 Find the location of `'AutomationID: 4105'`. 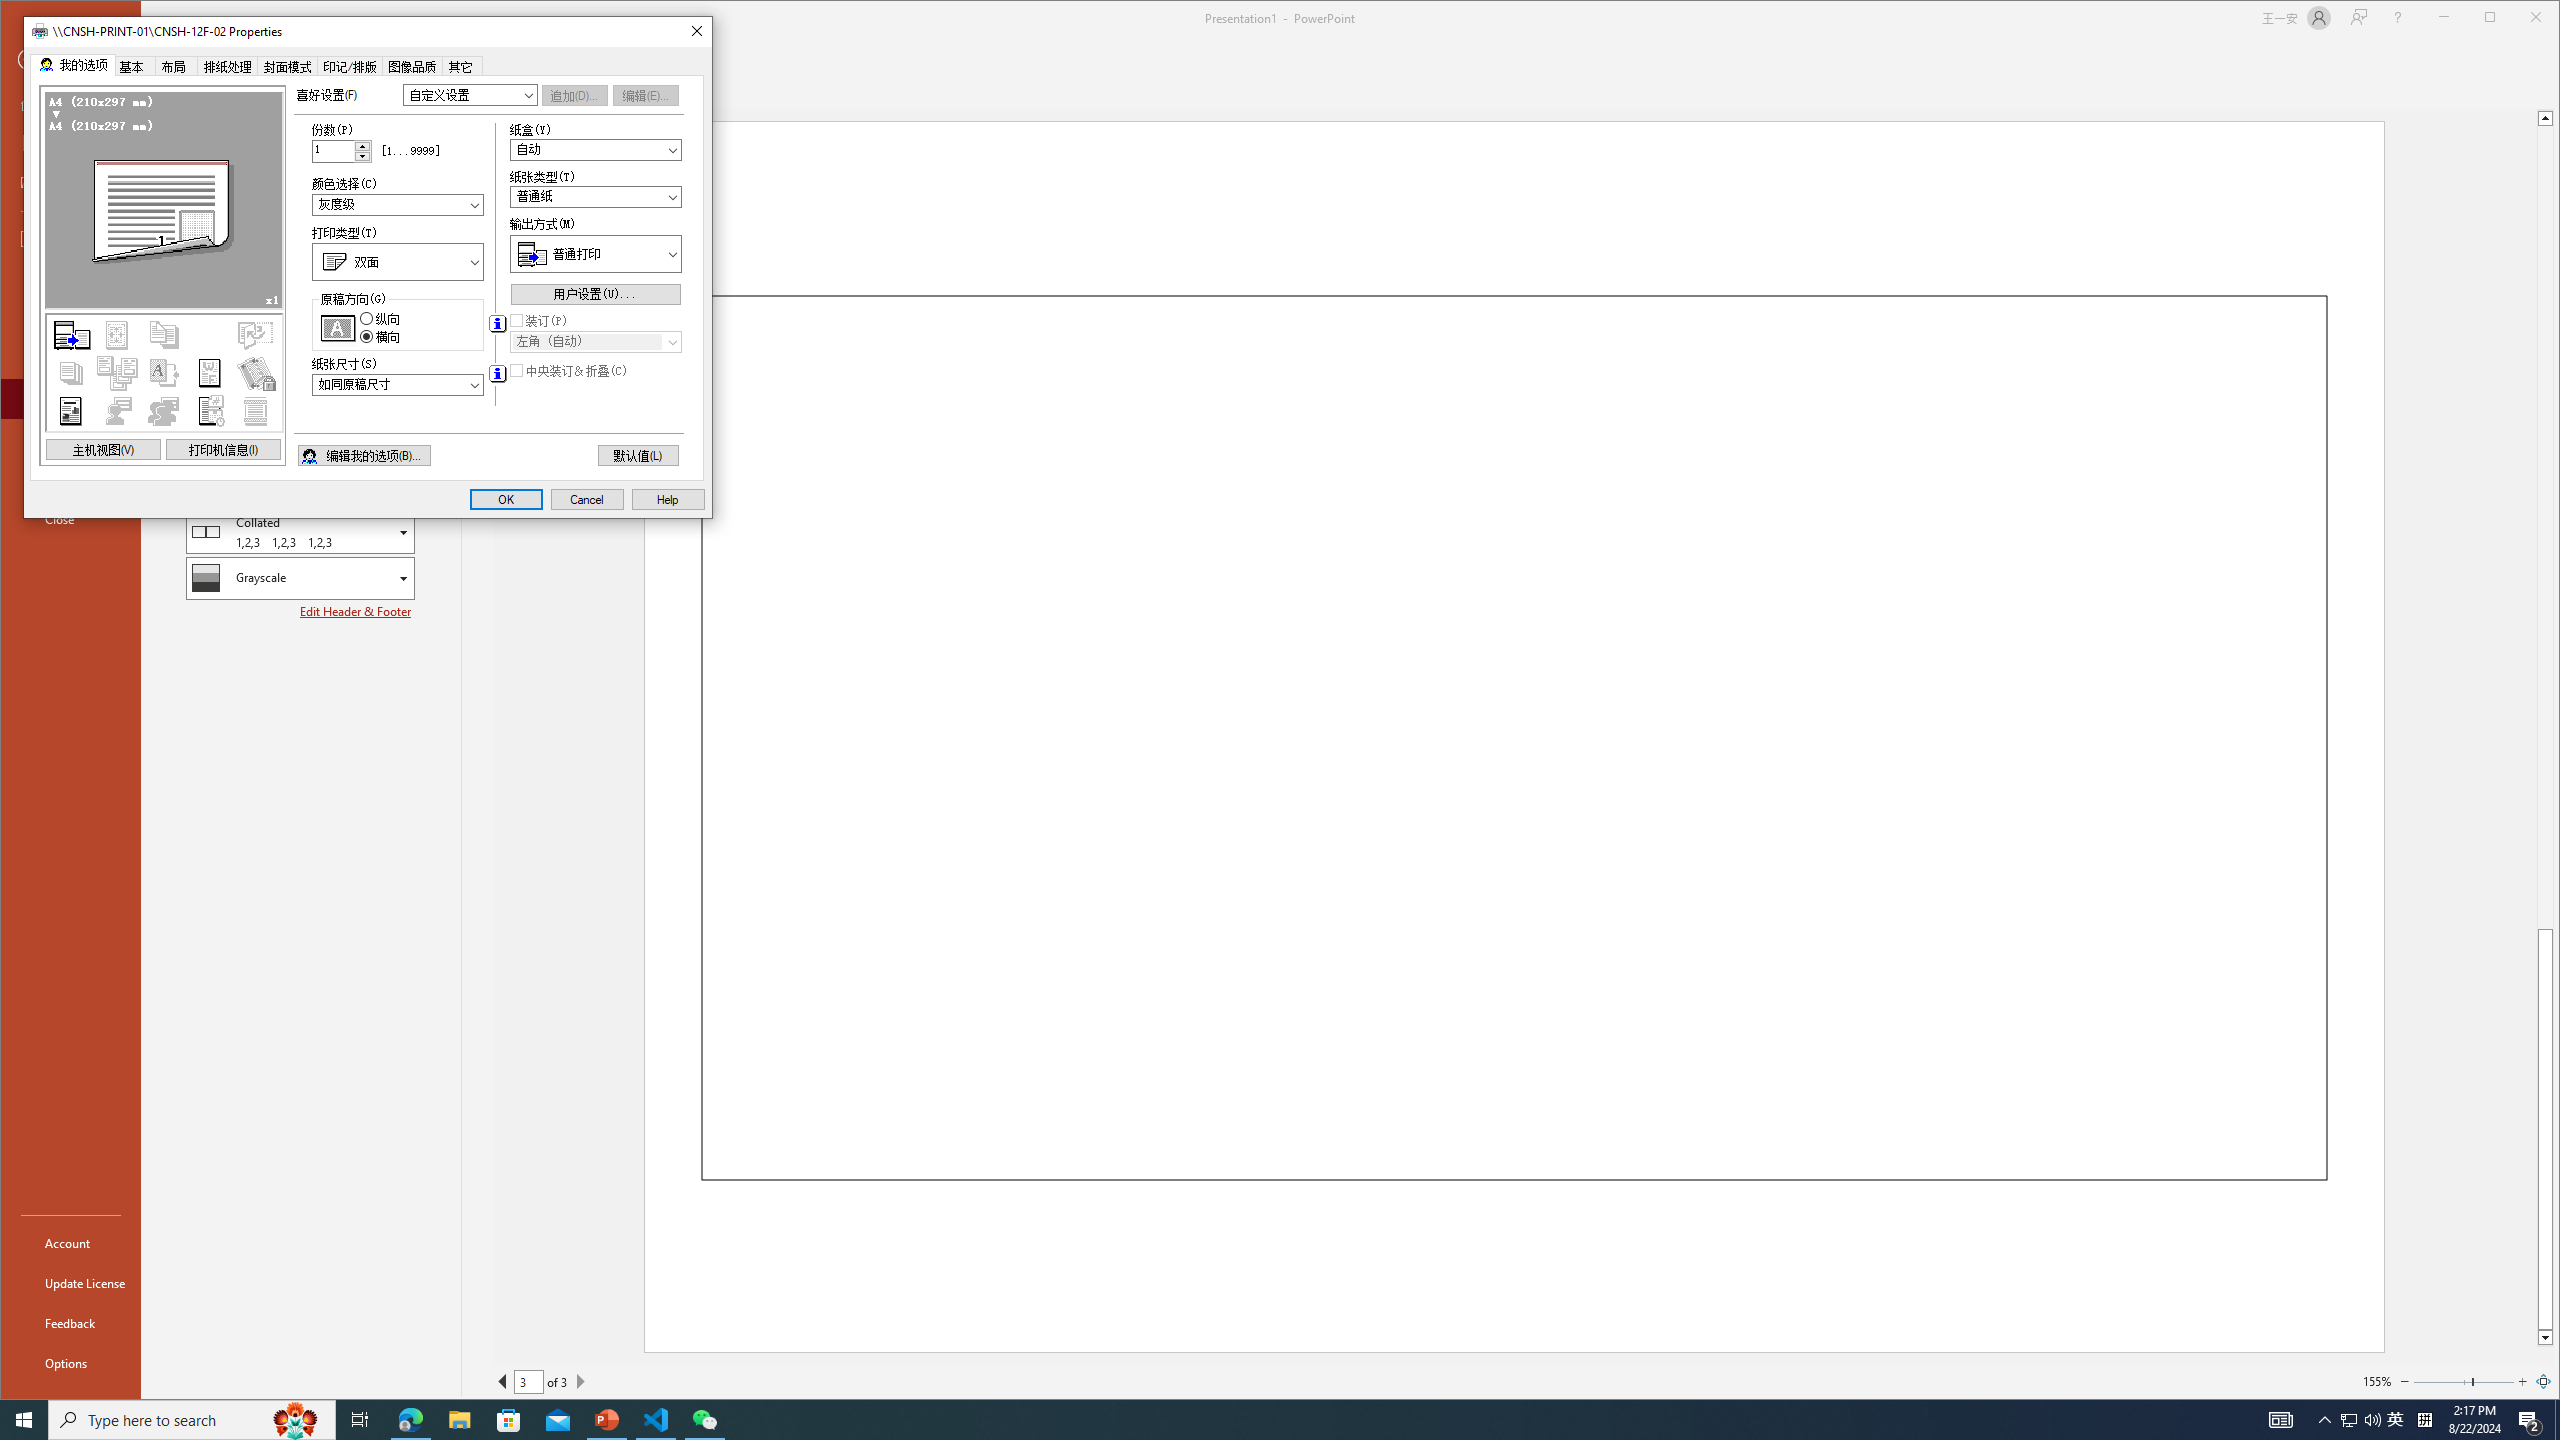

'AutomationID: 4105' is located at coordinates (2279, 1418).